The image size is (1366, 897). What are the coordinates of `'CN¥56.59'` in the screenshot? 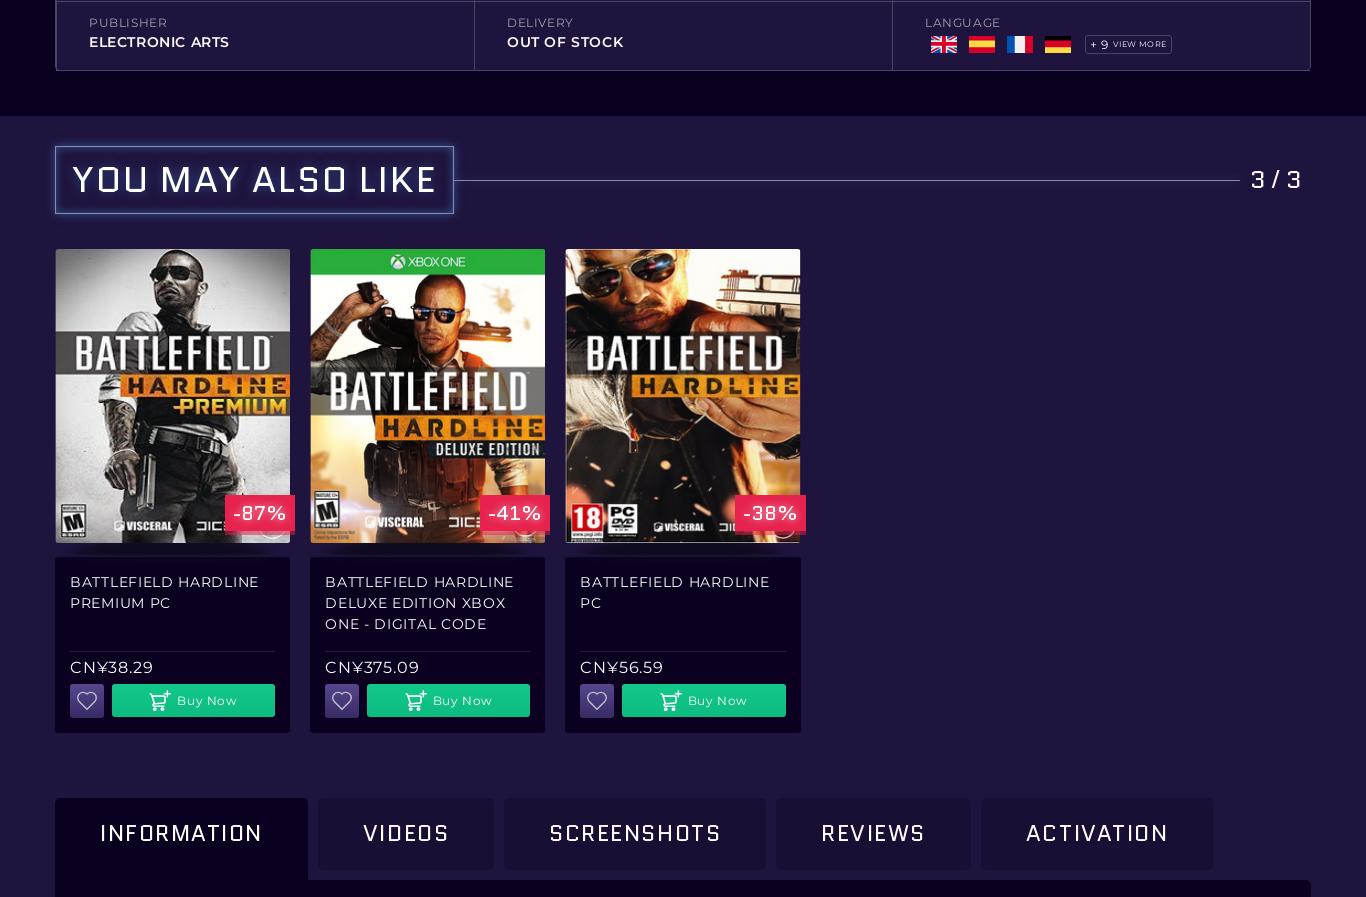 It's located at (579, 666).